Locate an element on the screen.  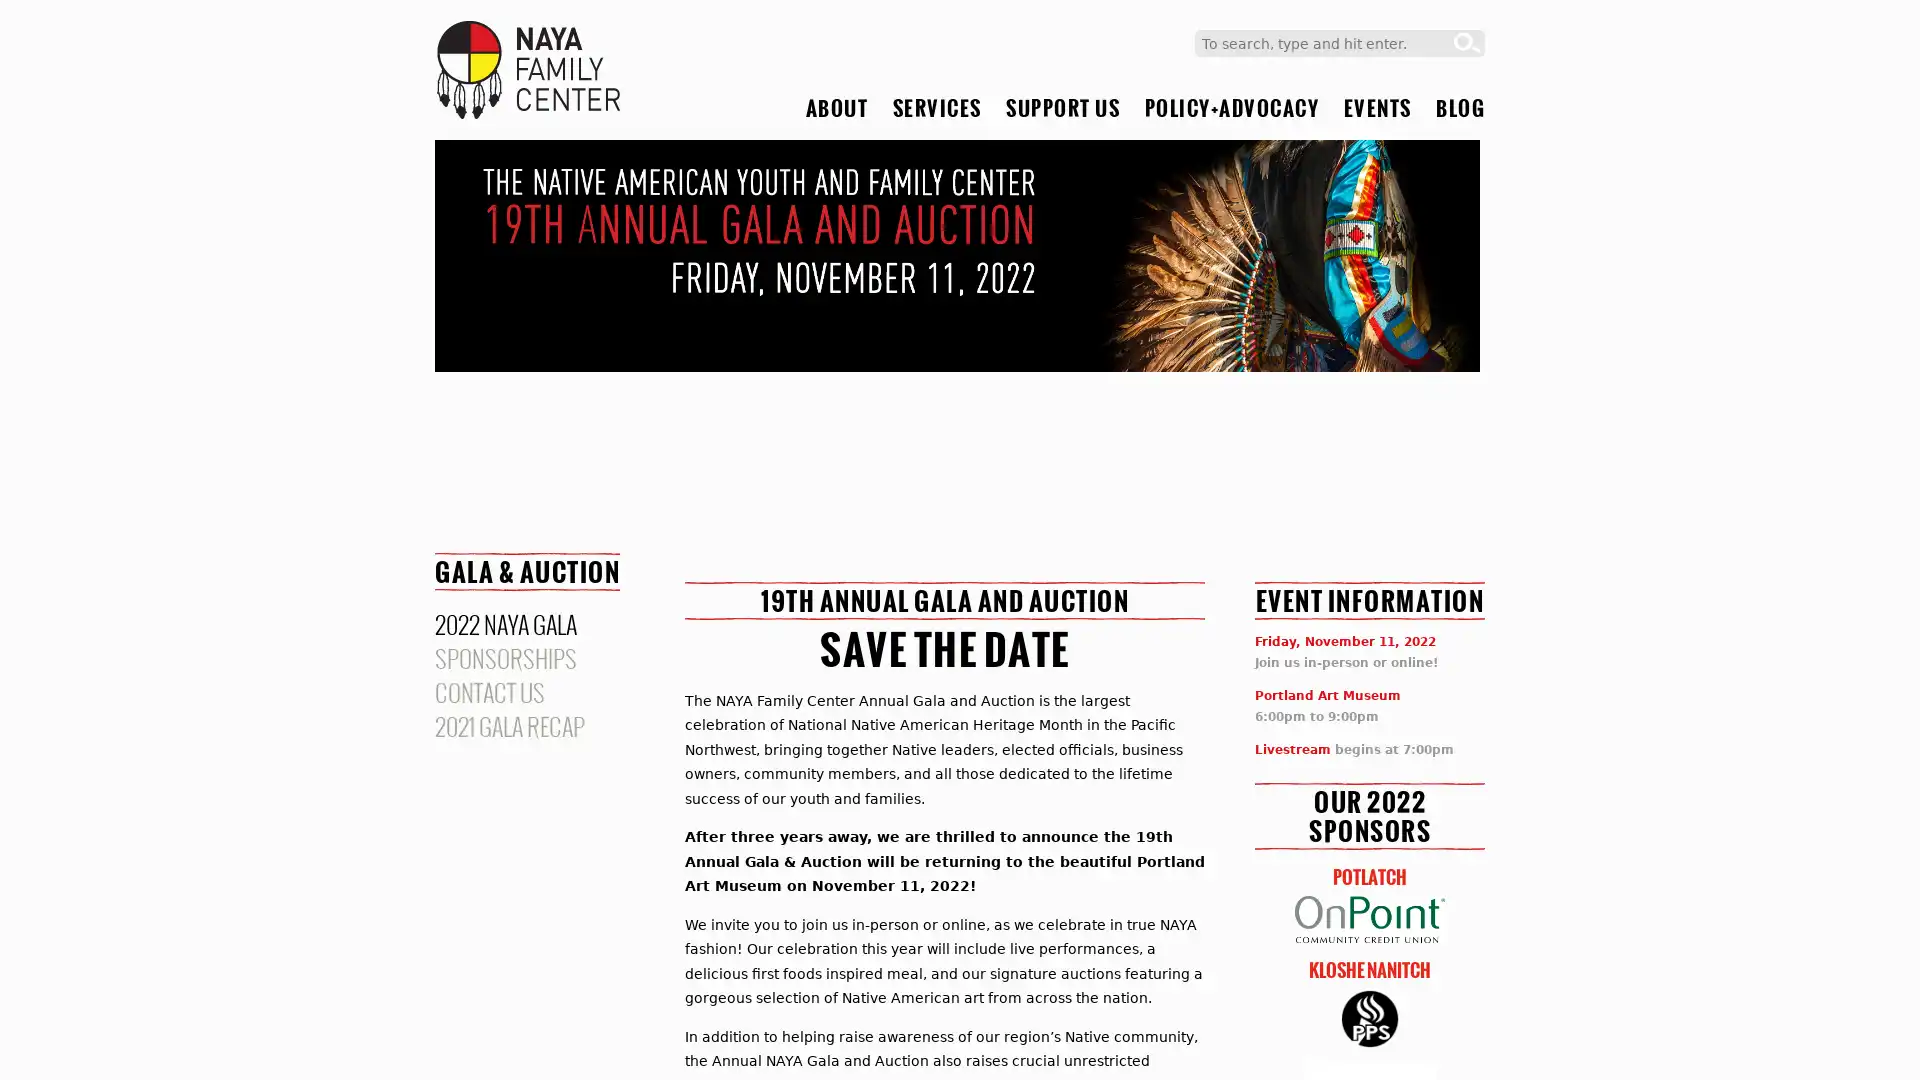
Search is located at coordinates (1467, 43).